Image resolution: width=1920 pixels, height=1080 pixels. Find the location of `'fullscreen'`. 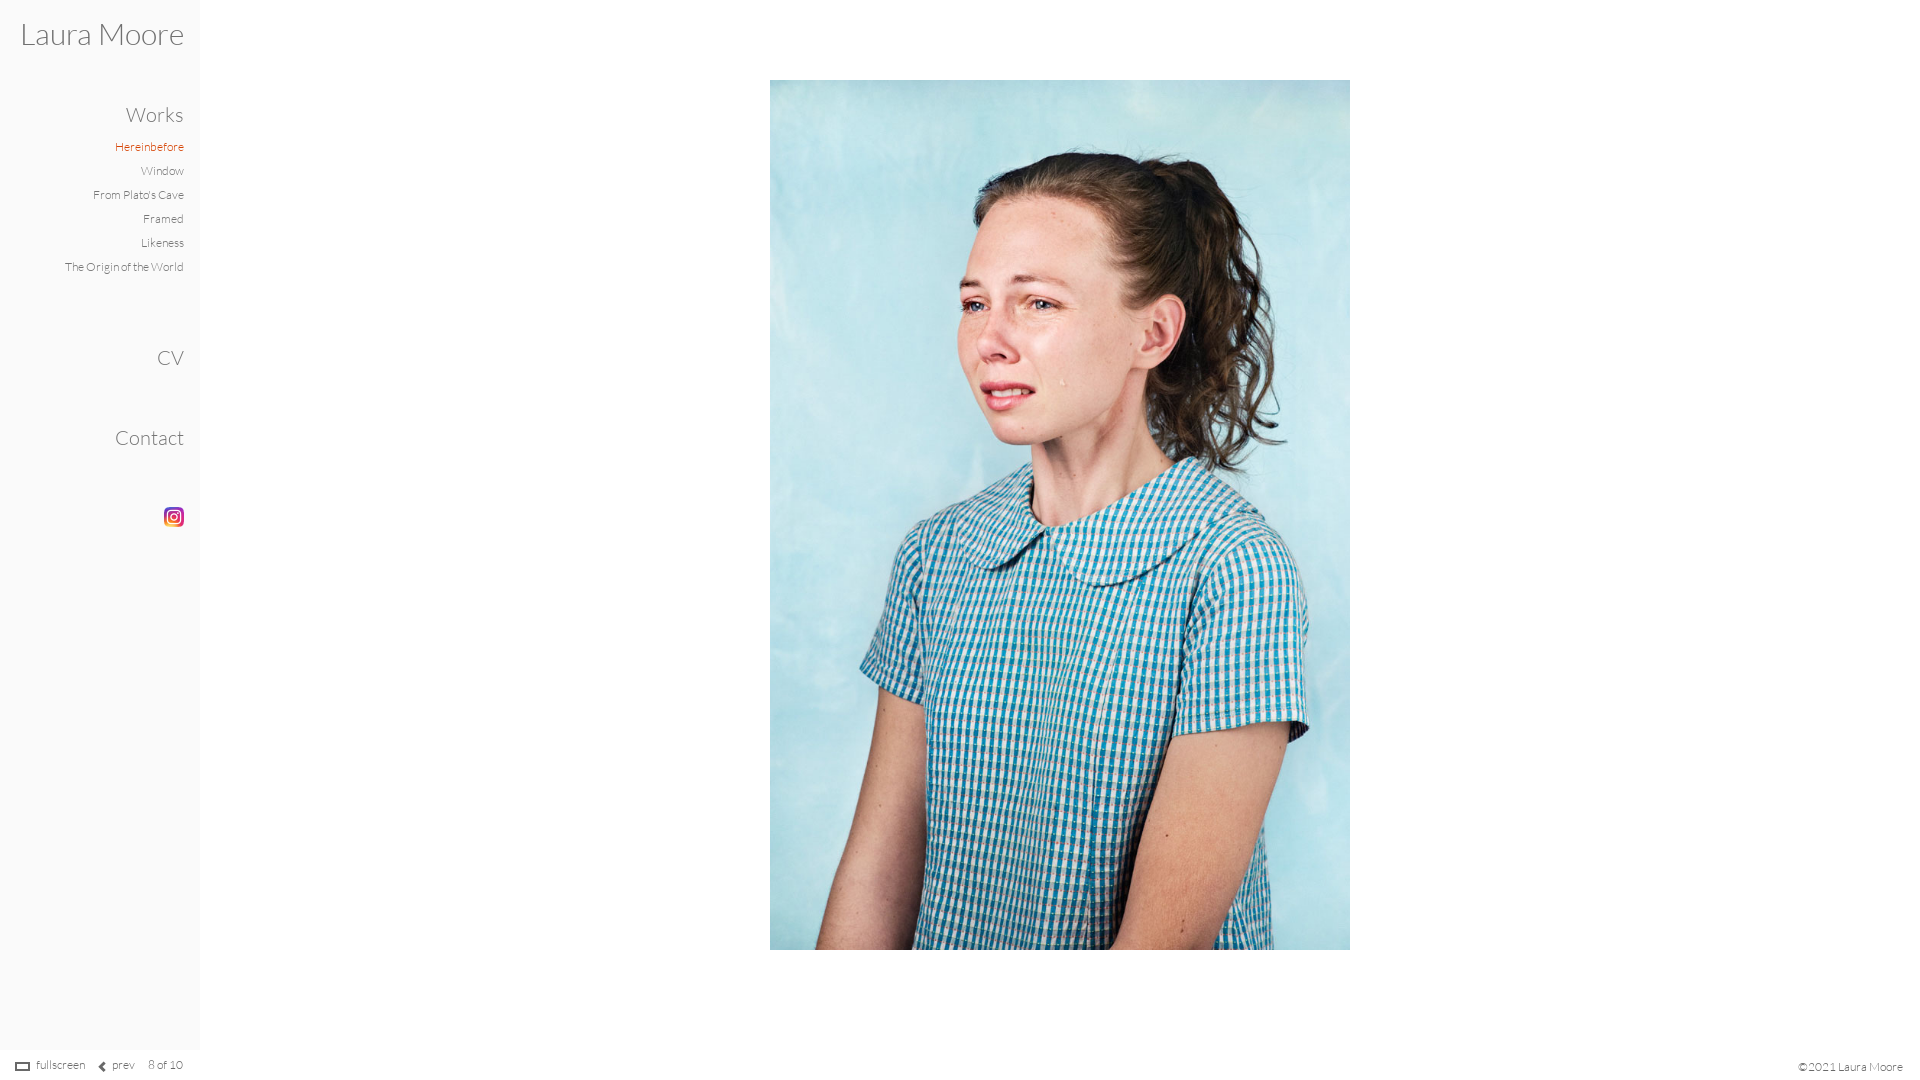

'fullscreen' is located at coordinates (60, 1062).